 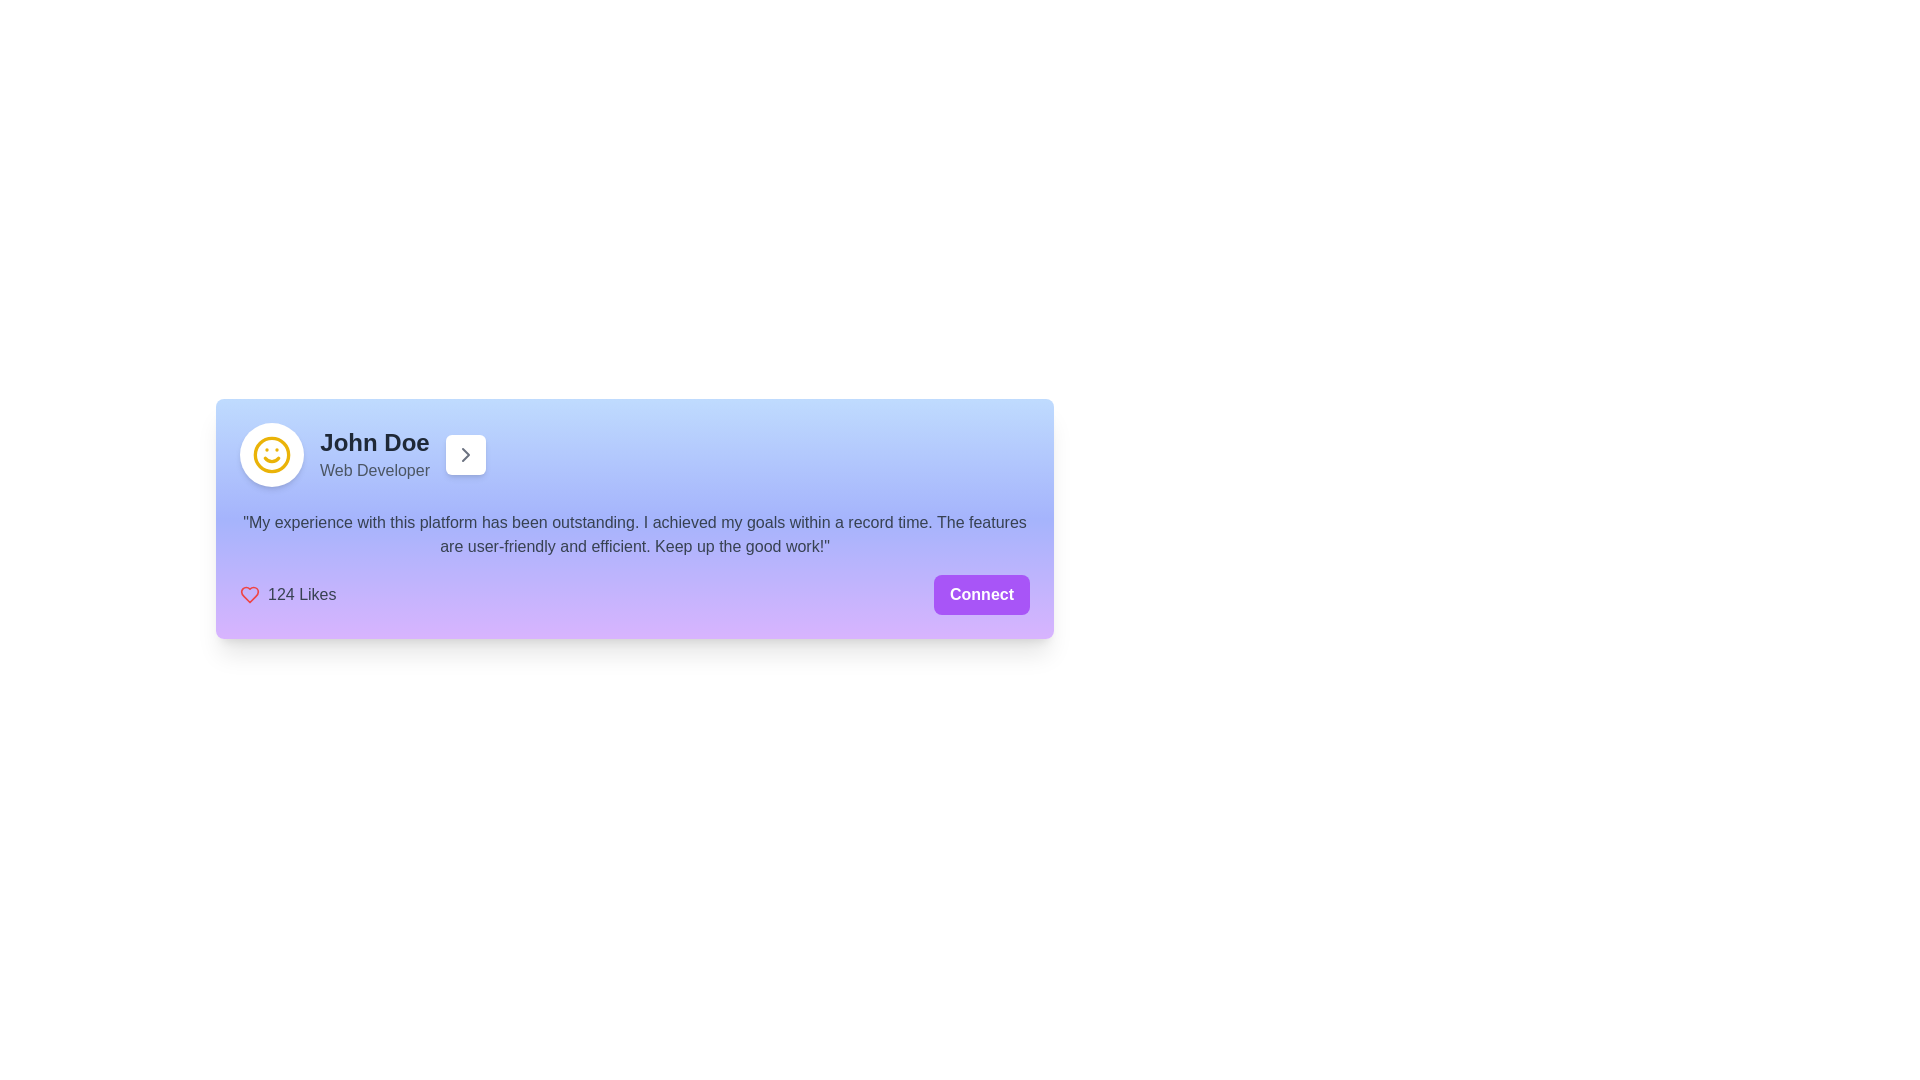 What do you see at coordinates (271, 455) in the screenshot?
I see `the white circular button with a yellow smiley face icon, located to the left of the name 'John Doe' in the profile card header section` at bounding box center [271, 455].